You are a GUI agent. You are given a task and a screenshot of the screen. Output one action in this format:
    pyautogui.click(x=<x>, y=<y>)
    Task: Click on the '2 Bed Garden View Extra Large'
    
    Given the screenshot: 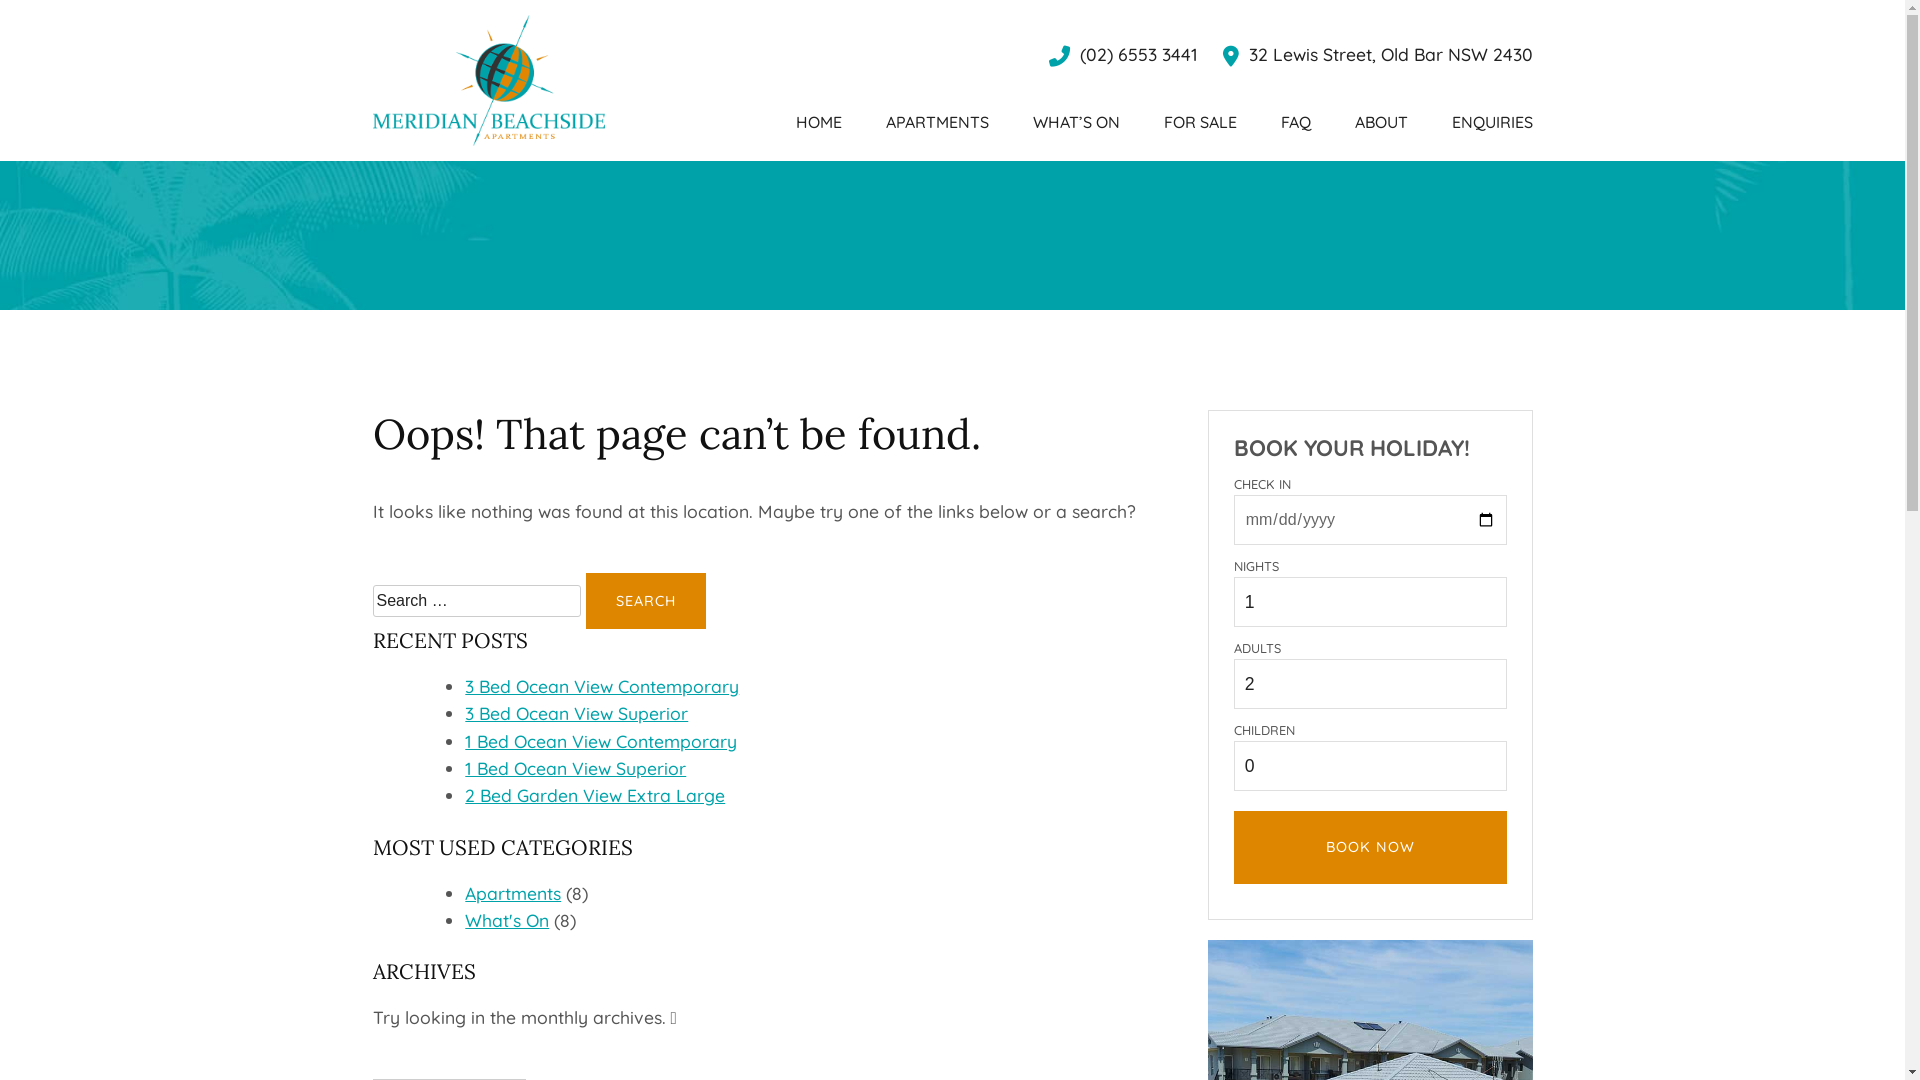 What is the action you would take?
    pyautogui.click(x=464, y=793)
    